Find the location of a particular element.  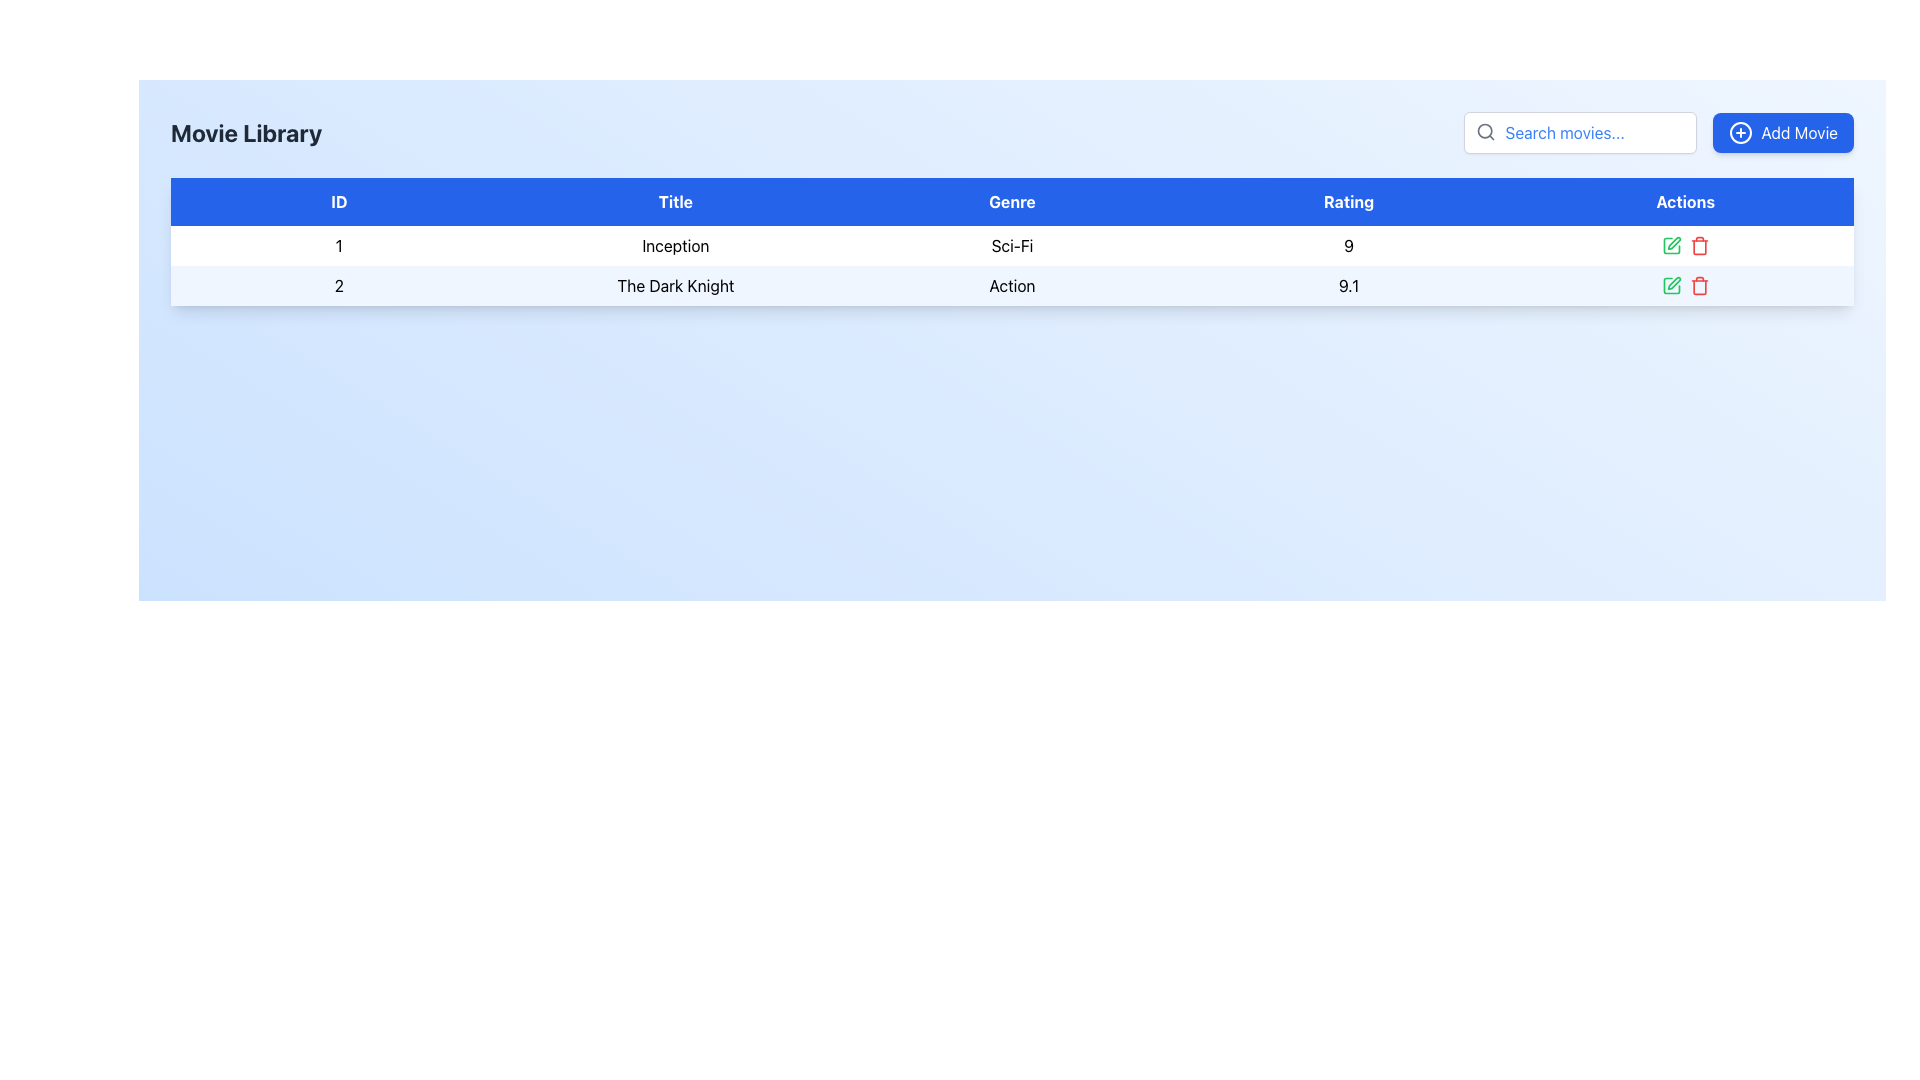

the gray magnifying glass icon located to the left of the 'Search movies...' input field at the top-right corner of the interface is located at coordinates (1486, 131).